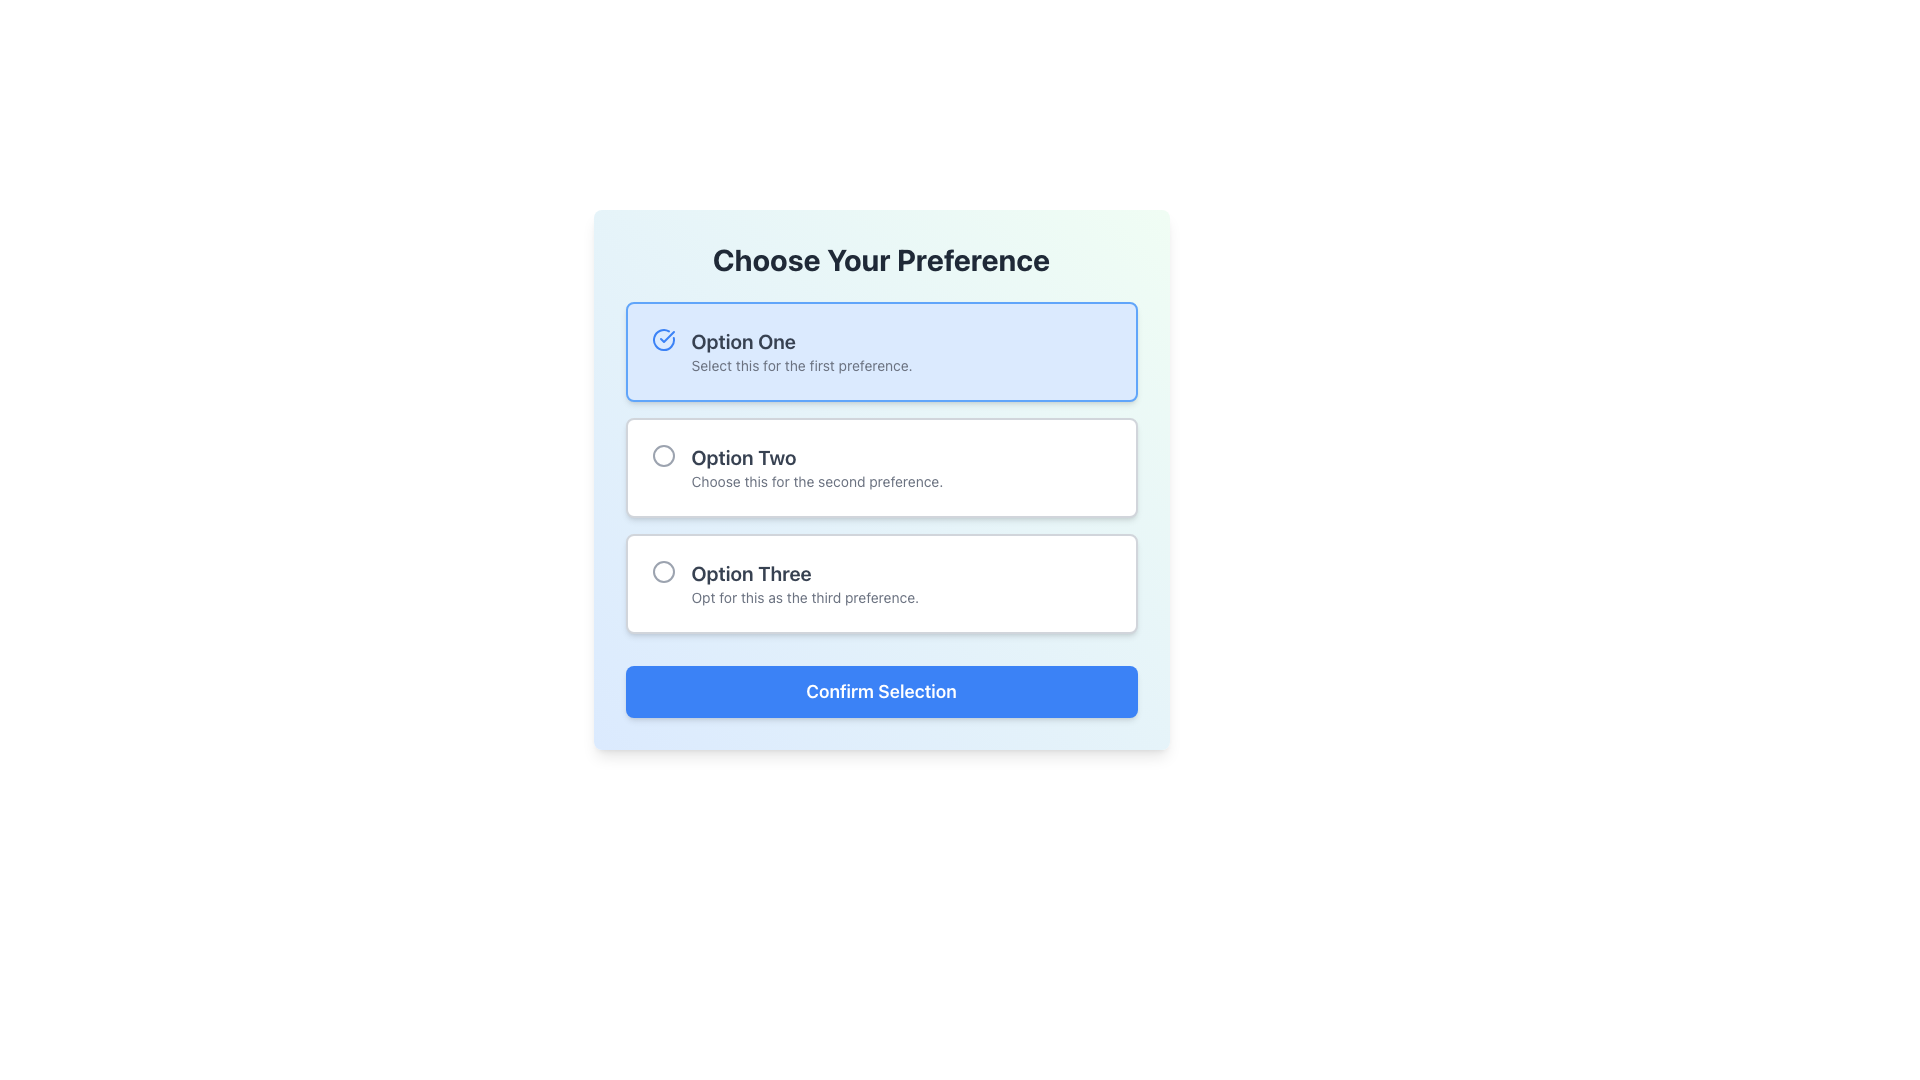 The height and width of the screenshot is (1080, 1920). I want to click on the blue 'Confirm Selection' button with white text located at the bottom of the options list to confirm the selection, so click(880, 690).